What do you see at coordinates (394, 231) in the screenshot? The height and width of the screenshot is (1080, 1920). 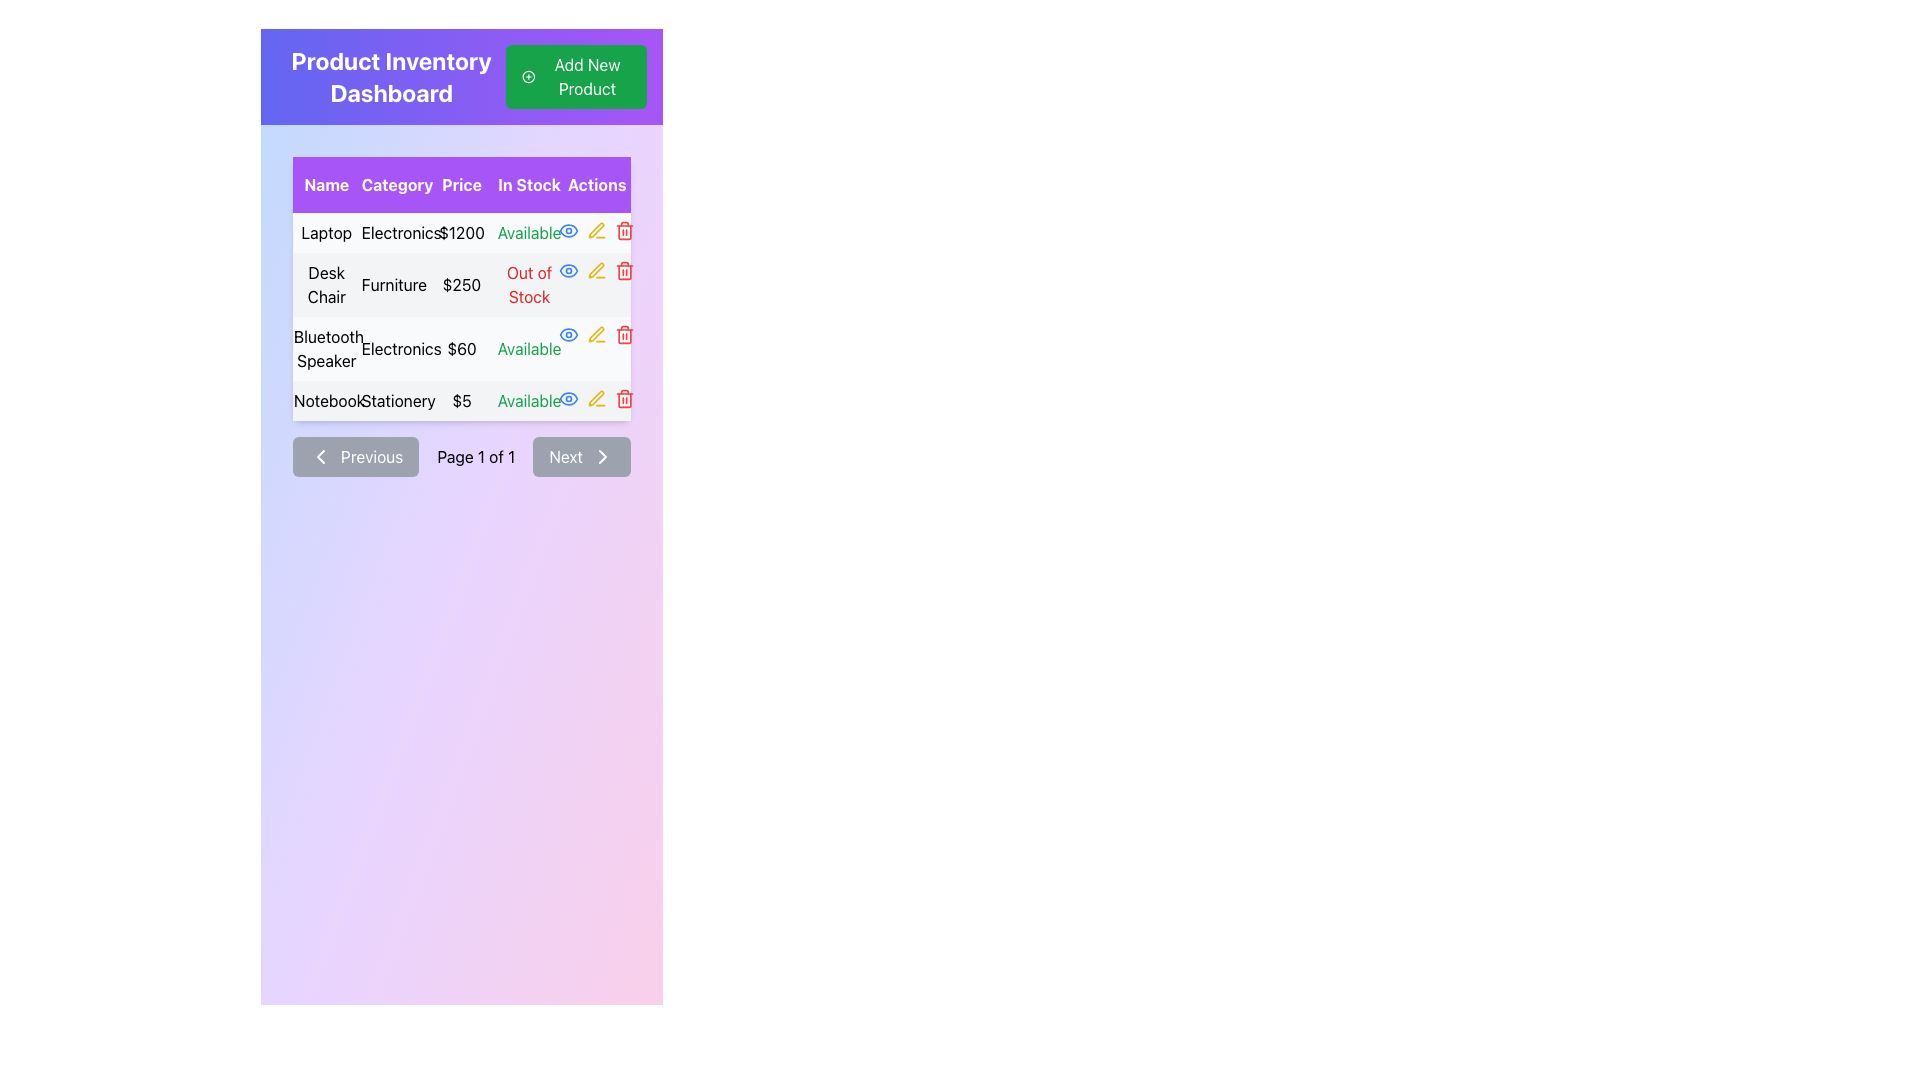 I see `the 'Laptop' text label in the second column of the data grid, which indicates that it belongs to the 'Electronics' category` at bounding box center [394, 231].